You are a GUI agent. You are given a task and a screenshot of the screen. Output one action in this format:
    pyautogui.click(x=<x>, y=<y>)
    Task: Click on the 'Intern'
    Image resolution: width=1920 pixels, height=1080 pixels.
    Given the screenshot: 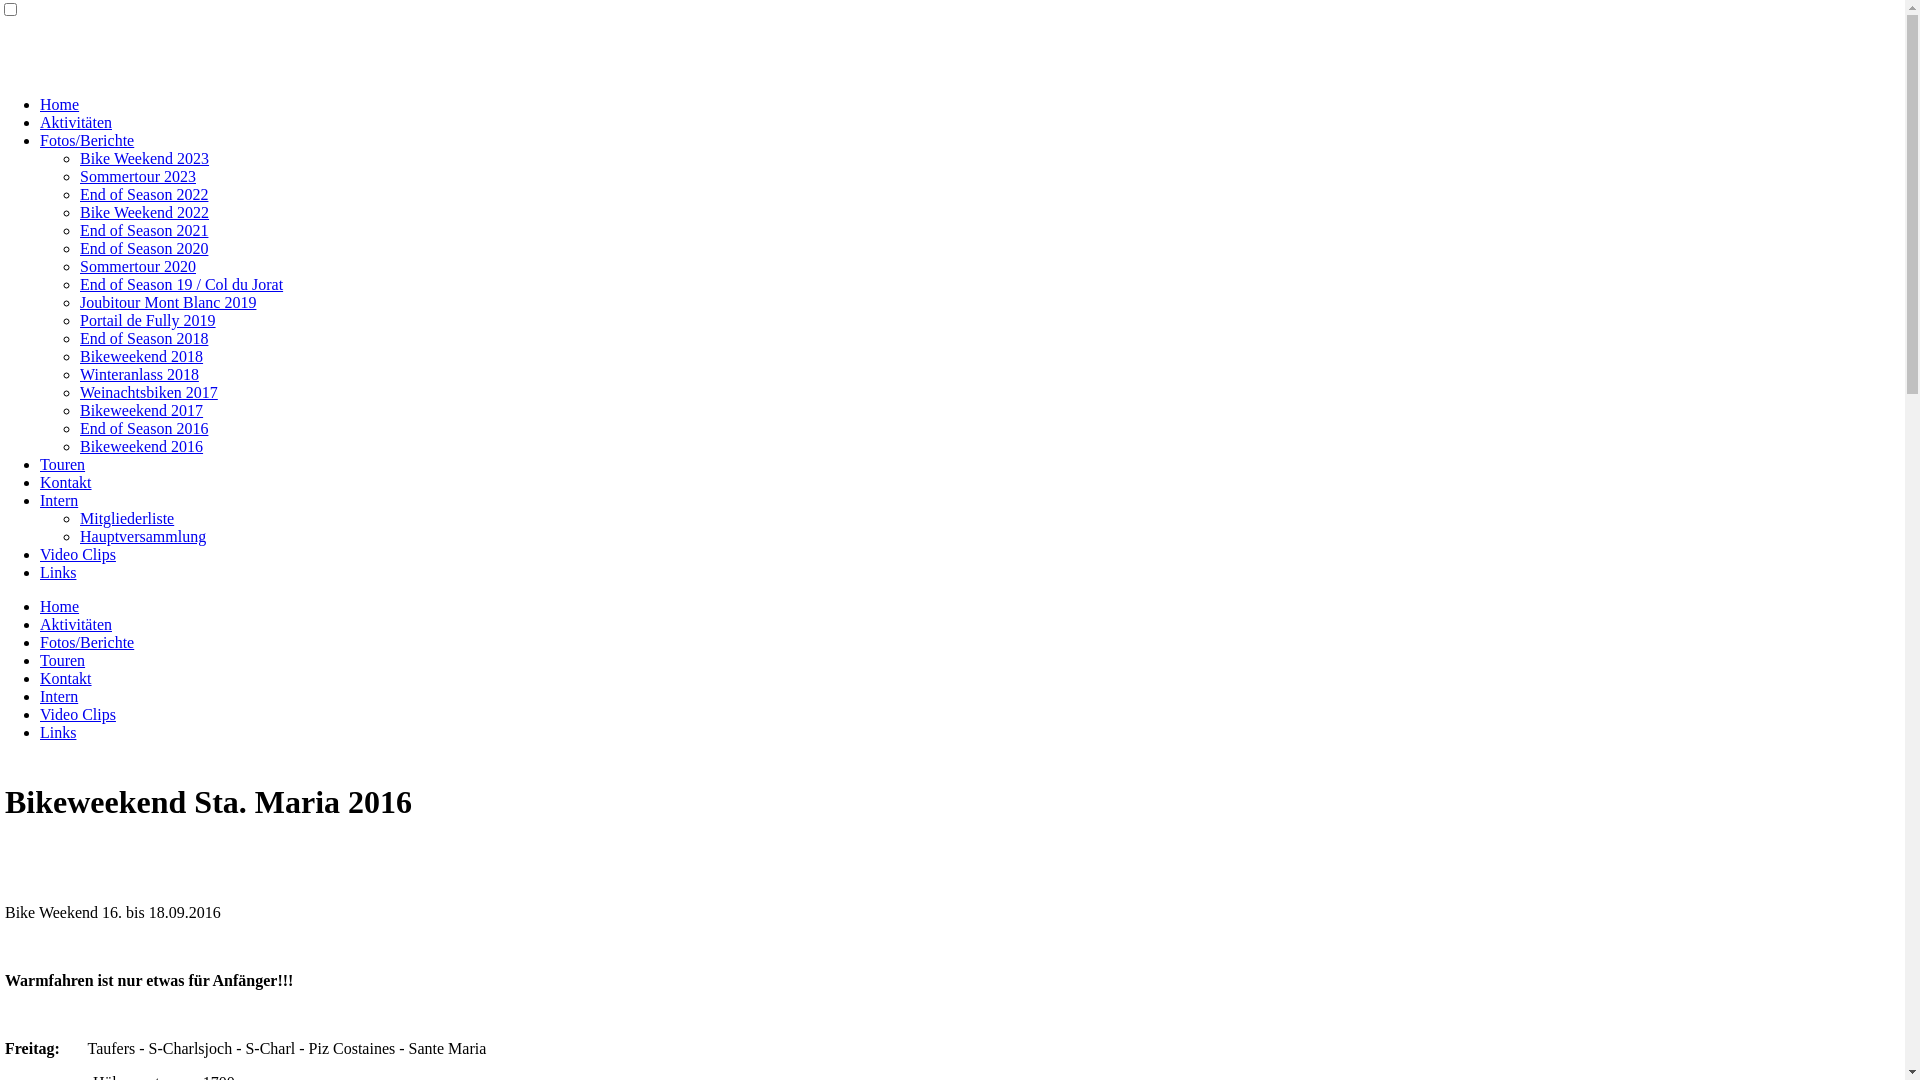 What is the action you would take?
    pyautogui.click(x=58, y=695)
    